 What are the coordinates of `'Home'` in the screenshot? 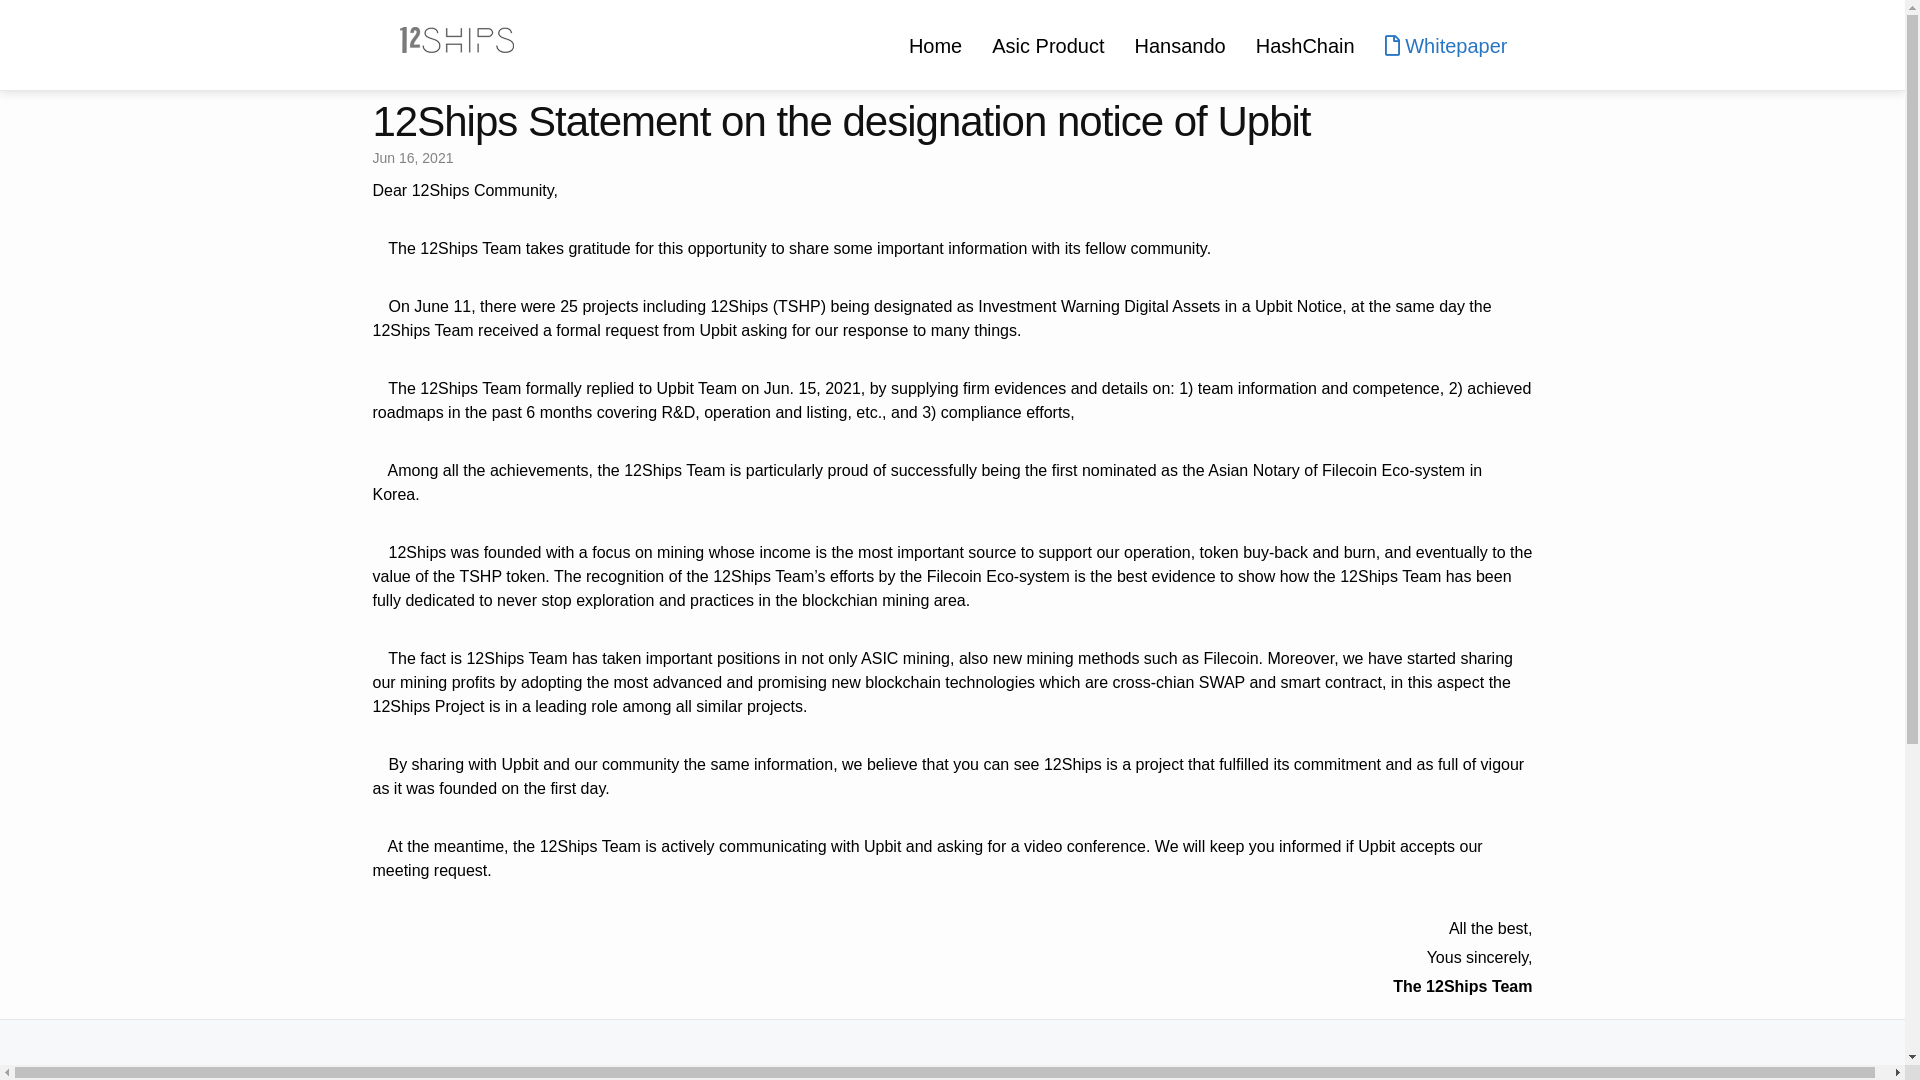 It's located at (934, 45).